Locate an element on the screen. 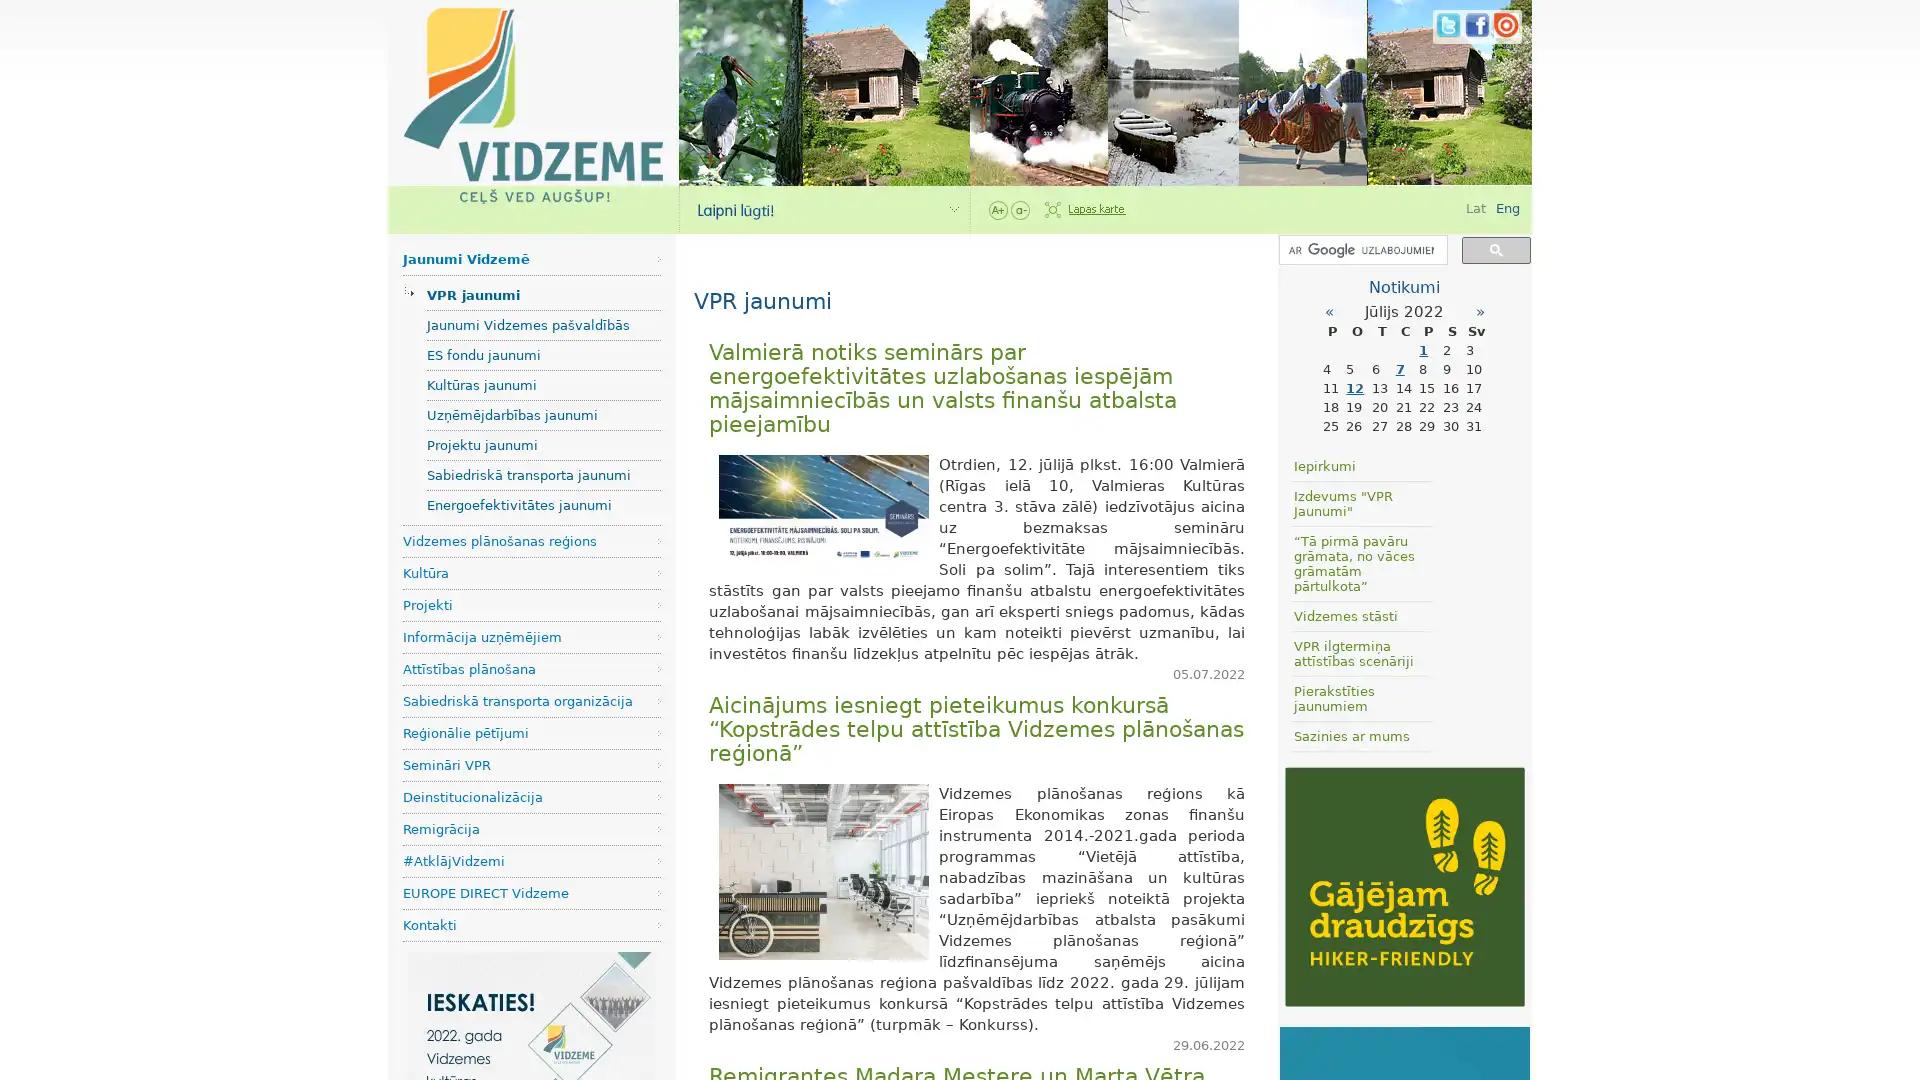  meklet is located at coordinates (1496, 248).